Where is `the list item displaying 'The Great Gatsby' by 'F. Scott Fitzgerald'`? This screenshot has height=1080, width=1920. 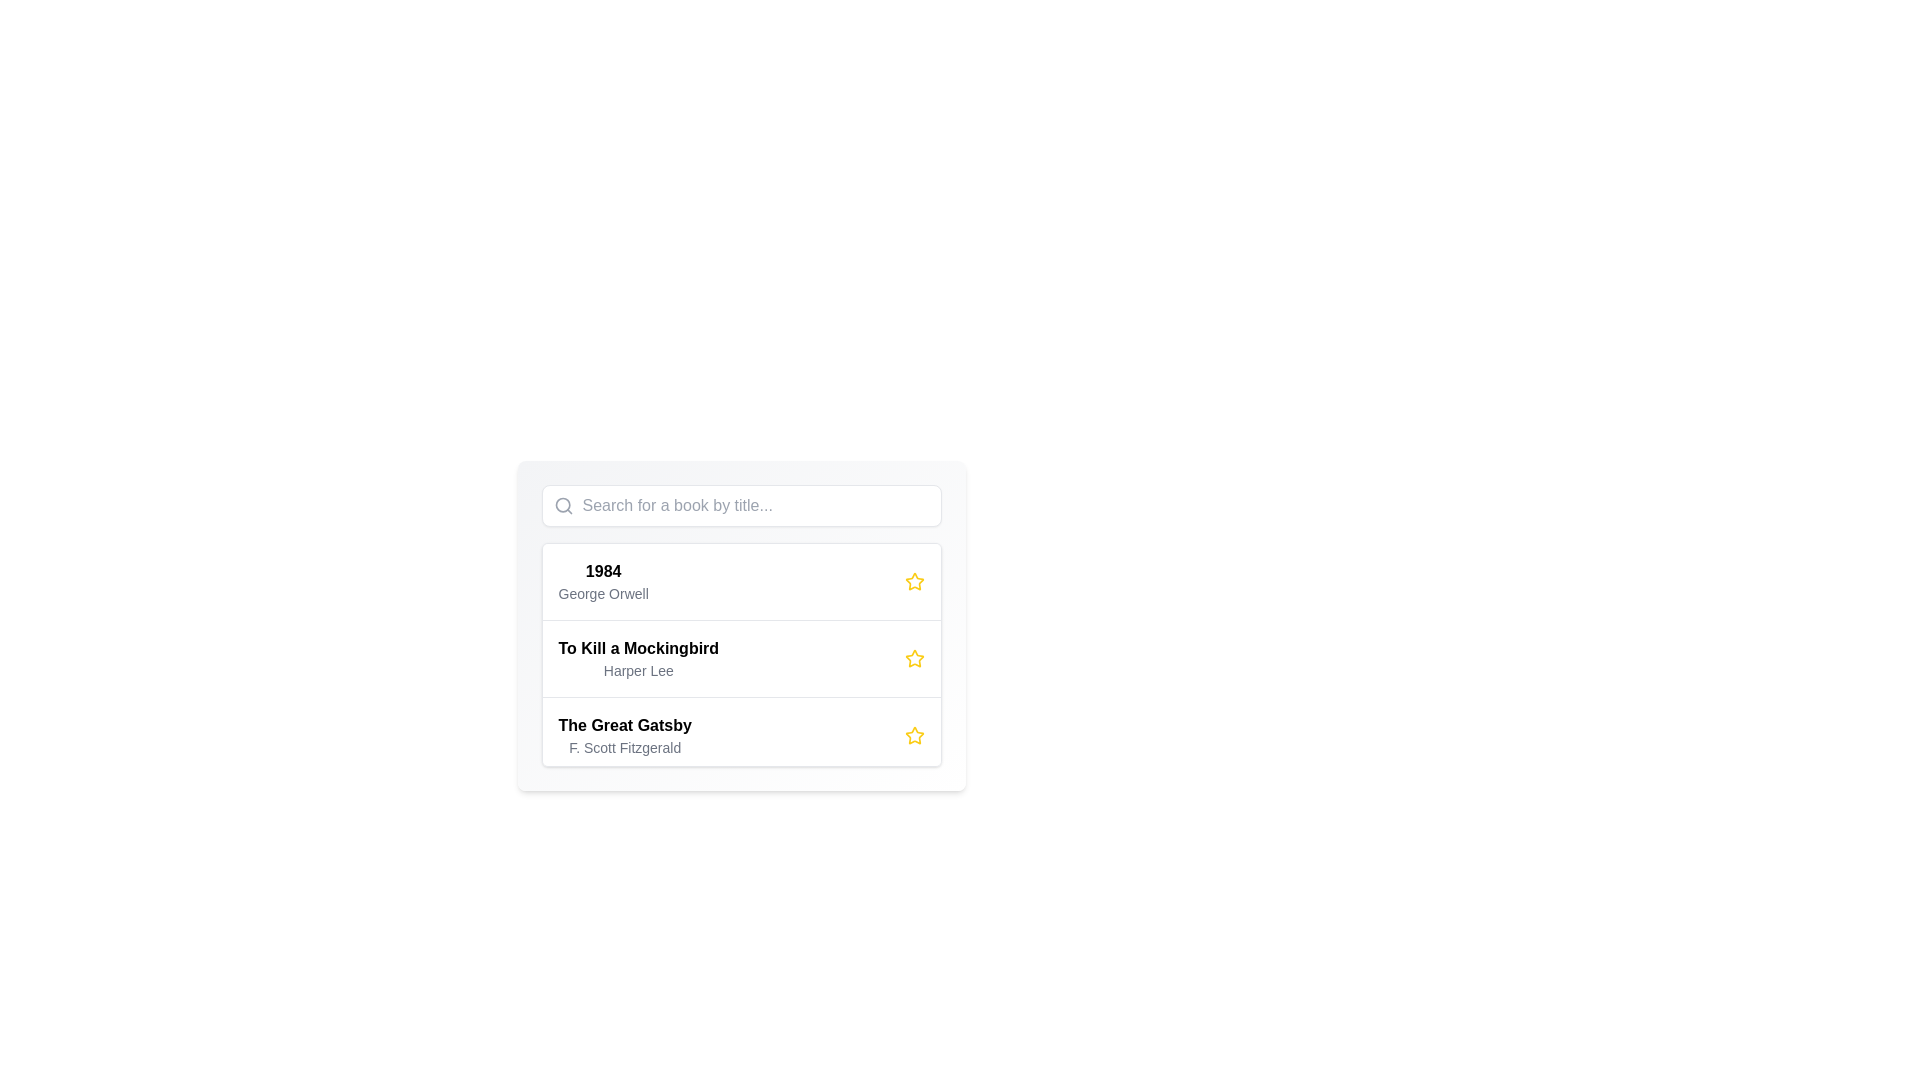 the list item displaying 'The Great Gatsby' by 'F. Scott Fitzgerald' is located at coordinates (740, 735).